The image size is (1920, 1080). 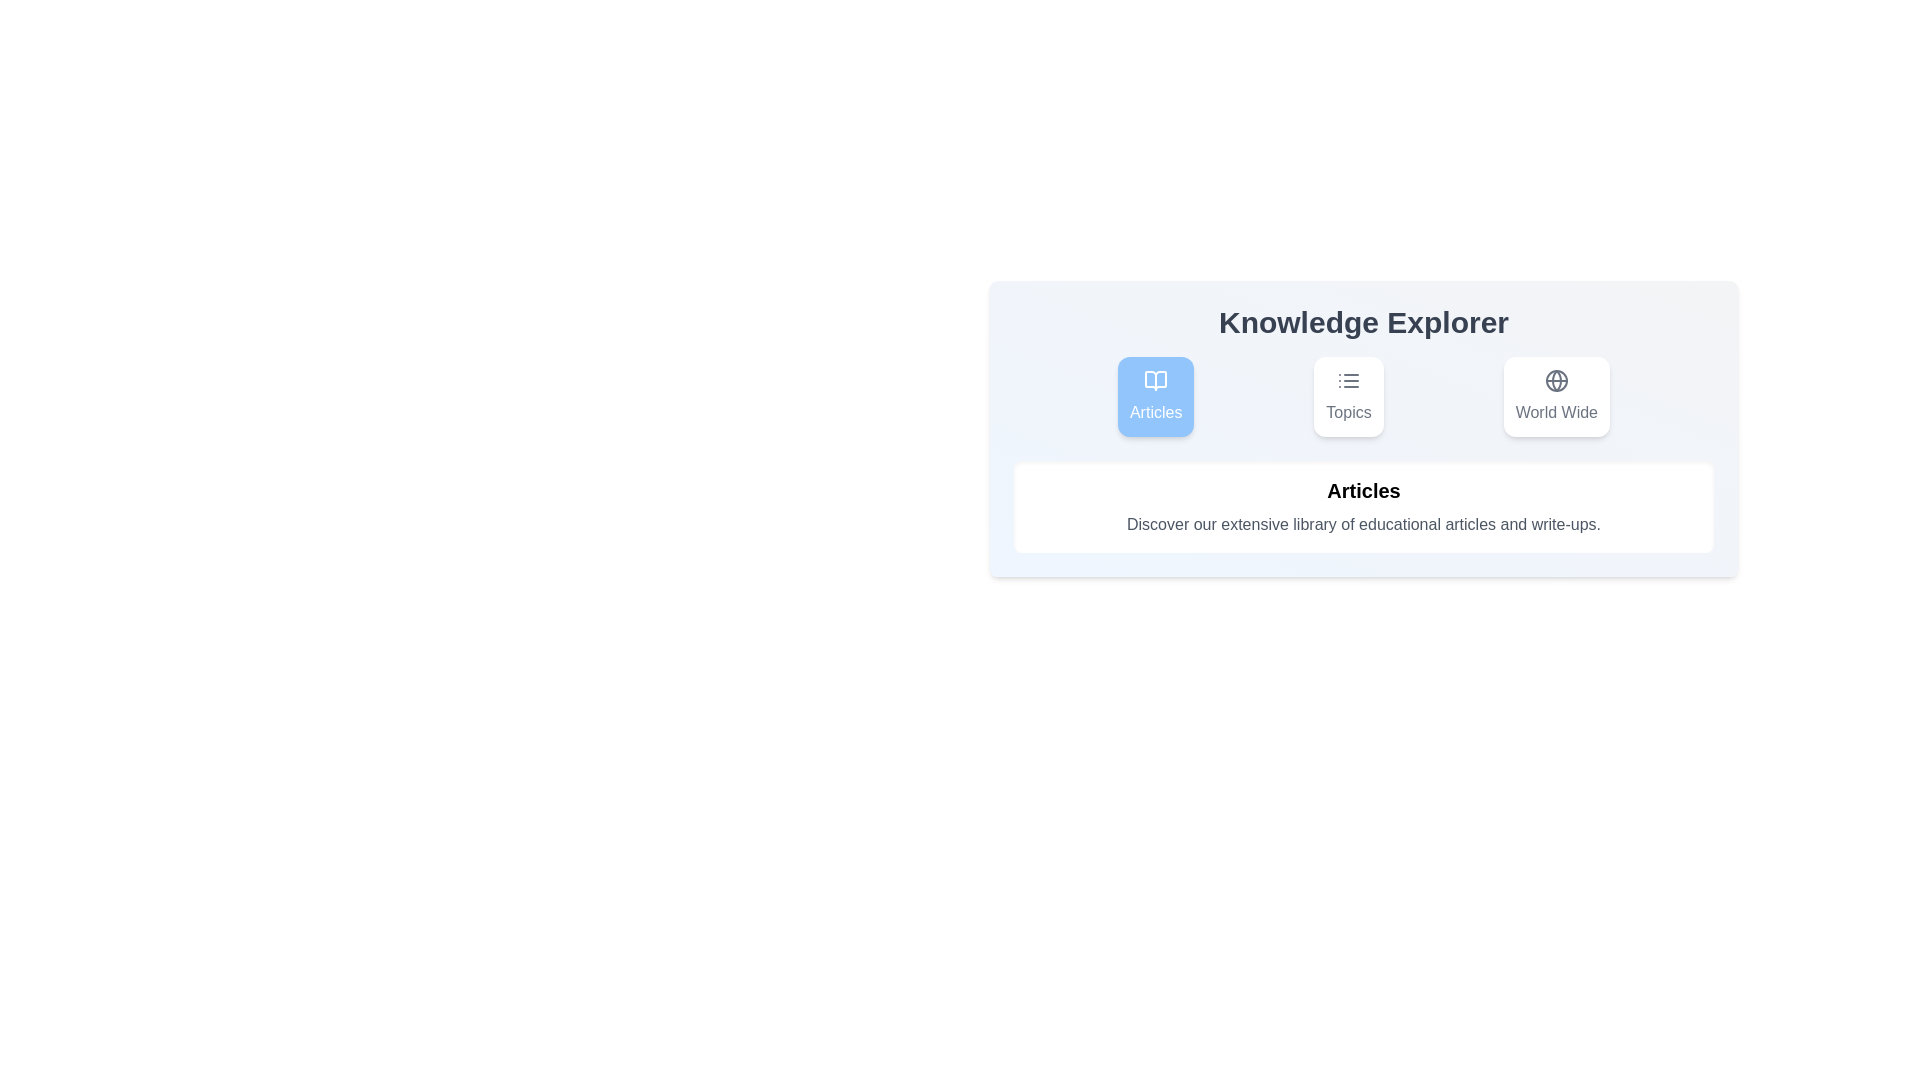 What do you see at coordinates (1348, 397) in the screenshot?
I see `the Topics tab to view its content` at bounding box center [1348, 397].